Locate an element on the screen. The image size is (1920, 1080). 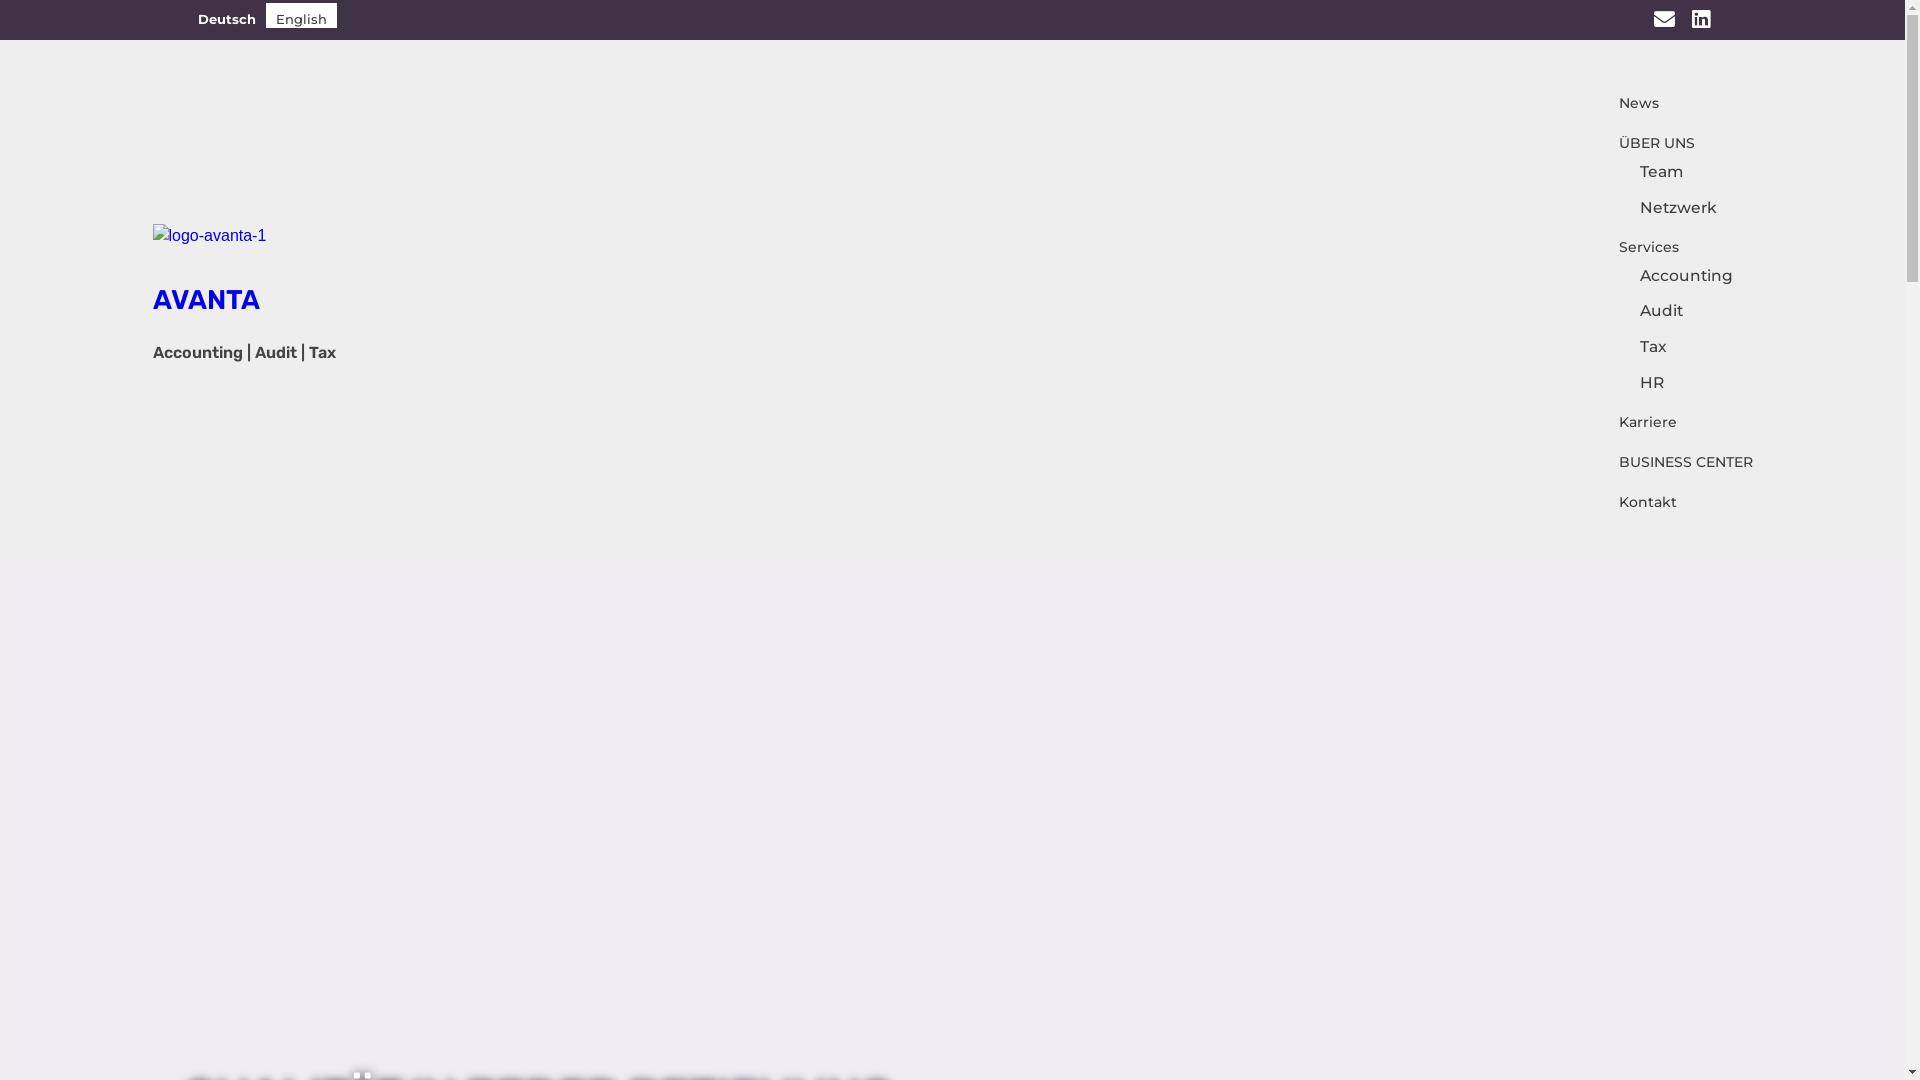
'Deutsch' is located at coordinates (187, 15).